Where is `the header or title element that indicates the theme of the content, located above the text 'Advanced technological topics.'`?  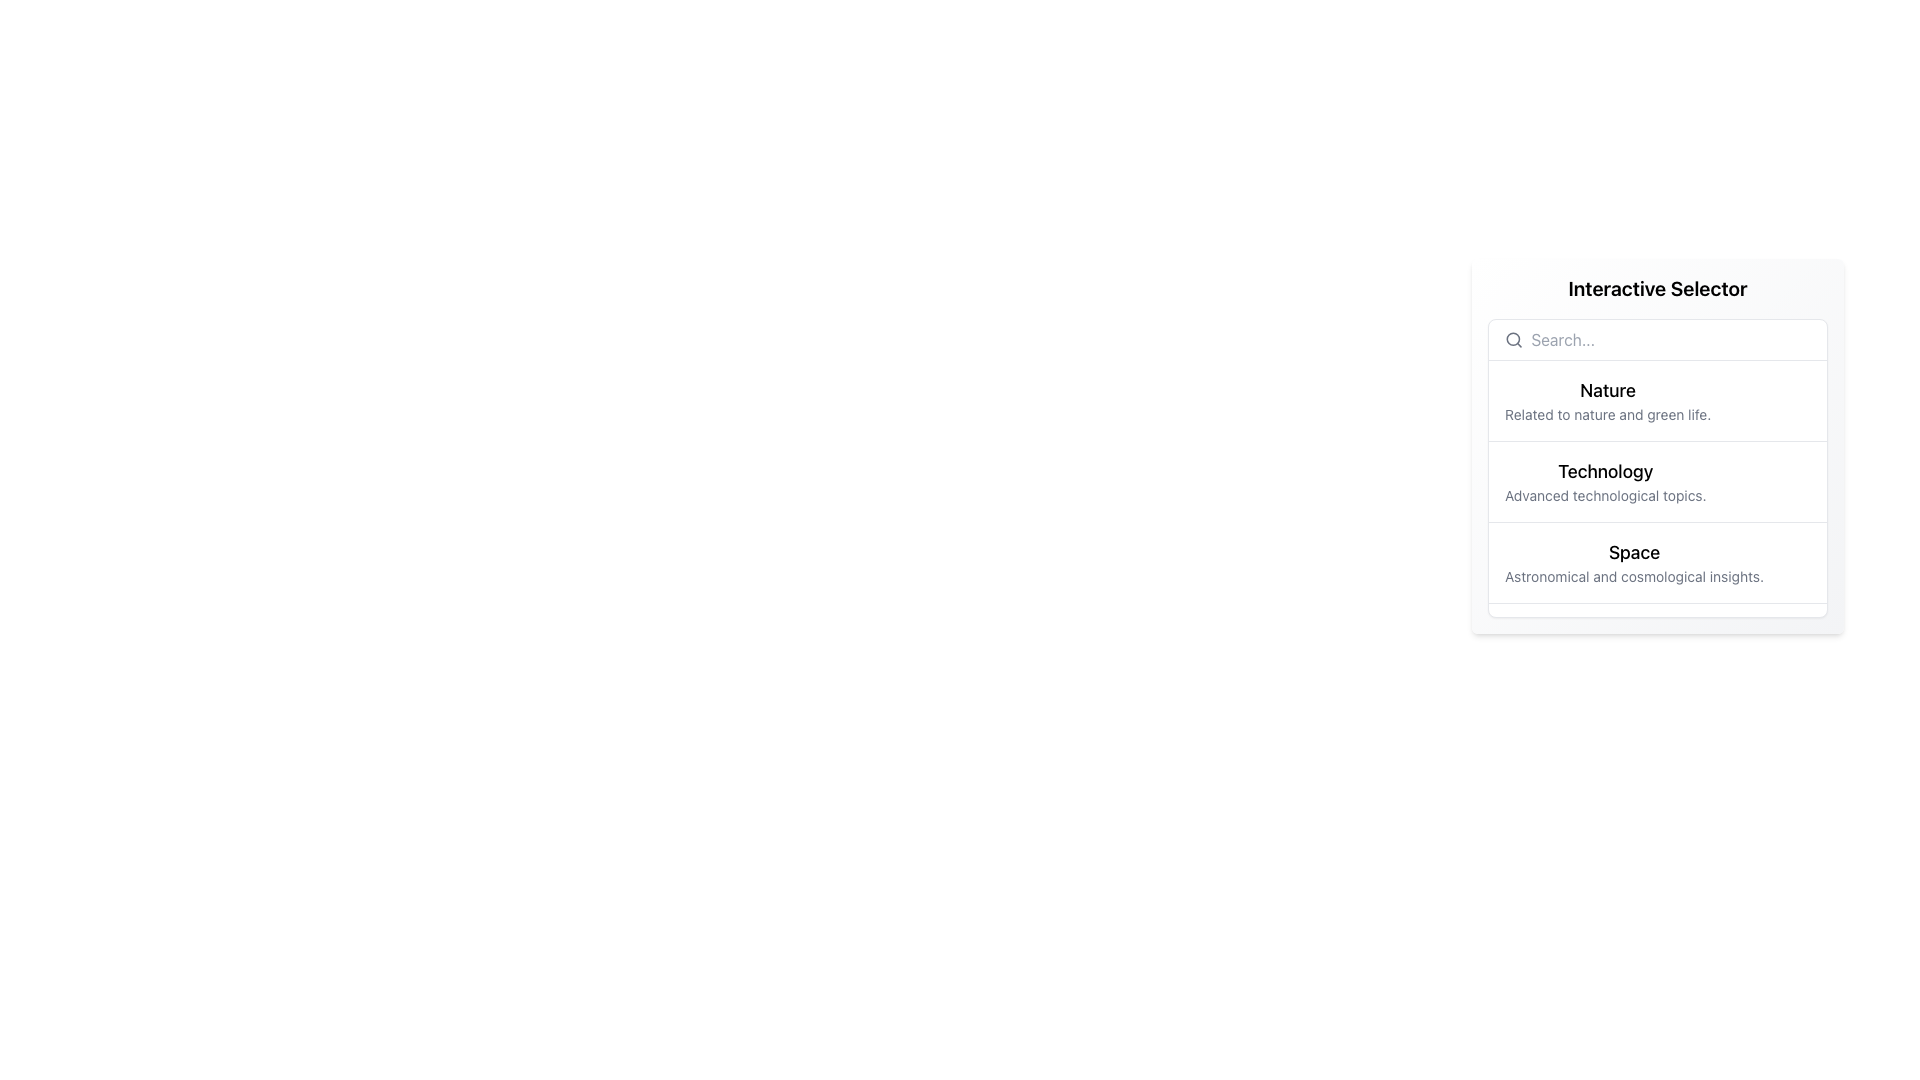 the header or title element that indicates the theme of the content, located above the text 'Advanced technological topics.' is located at coordinates (1605, 471).